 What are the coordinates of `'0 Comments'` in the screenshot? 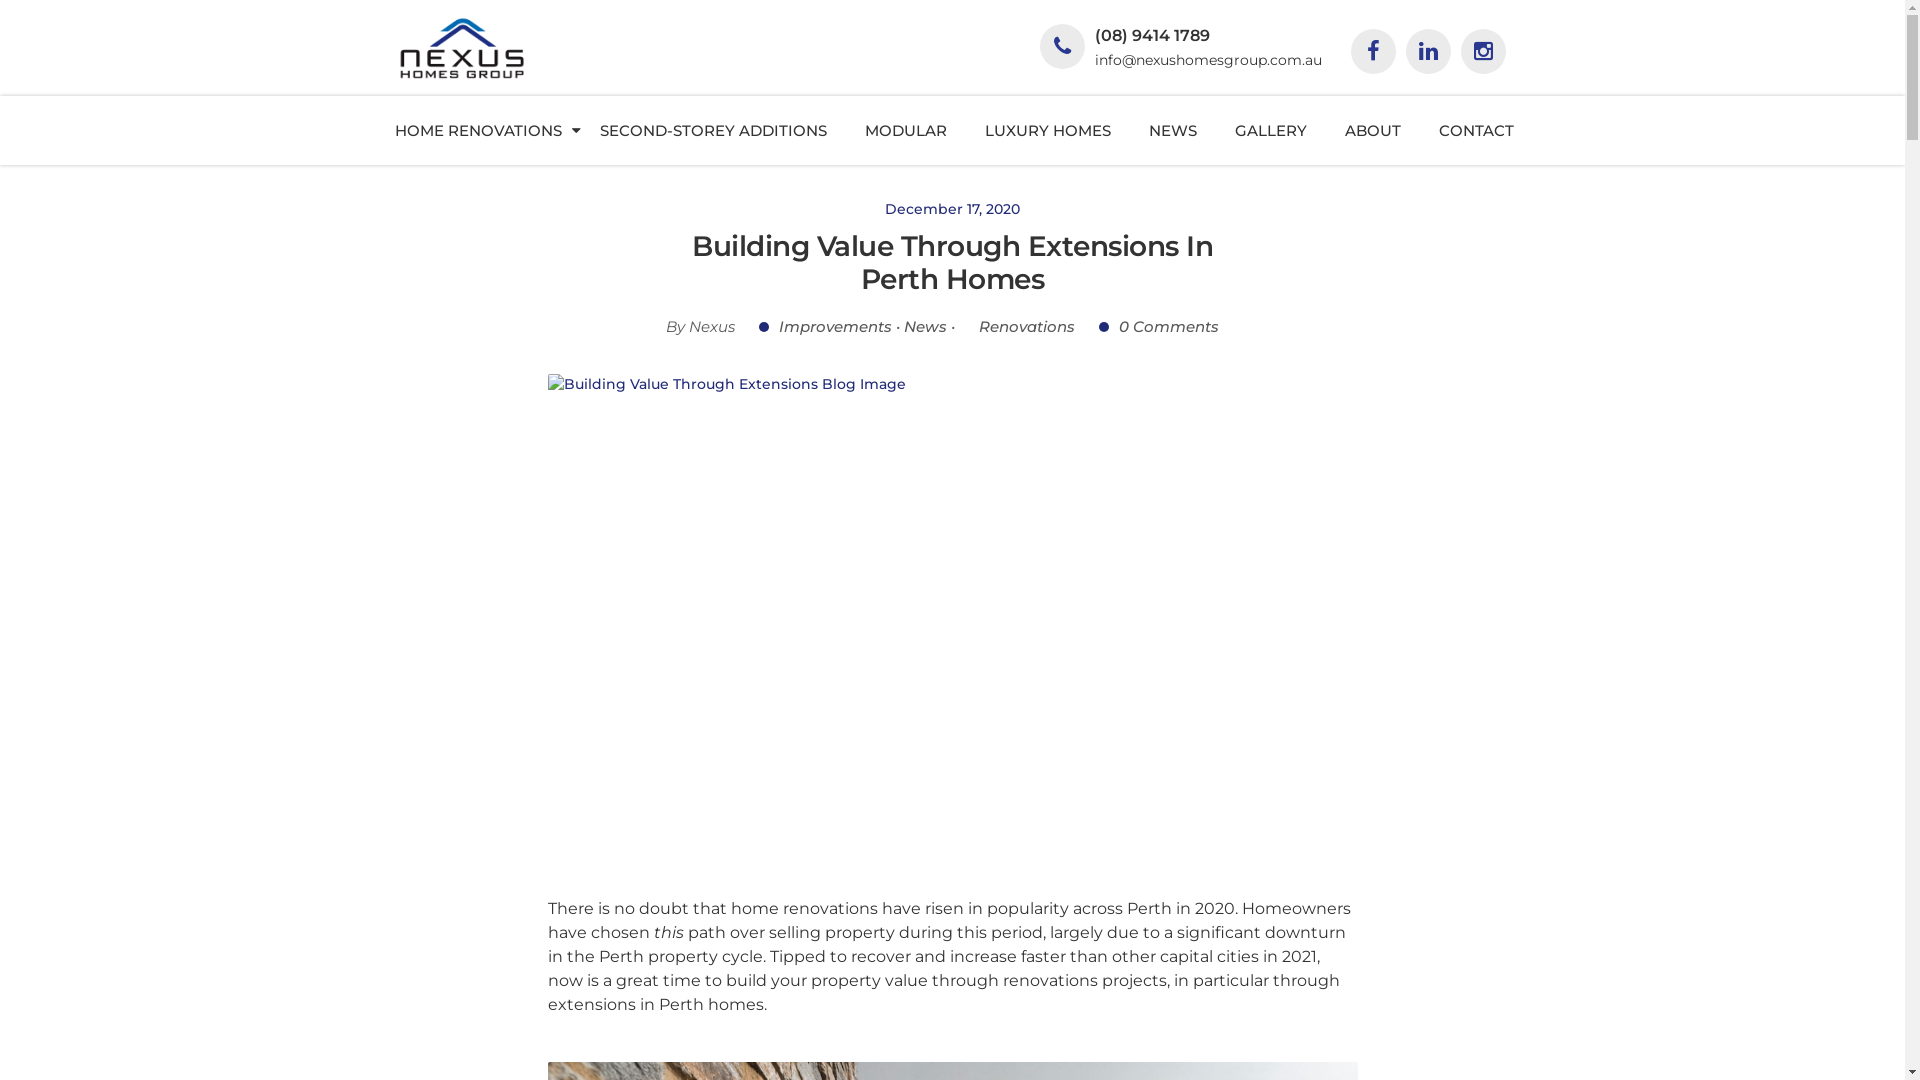 It's located at (1158, 325).